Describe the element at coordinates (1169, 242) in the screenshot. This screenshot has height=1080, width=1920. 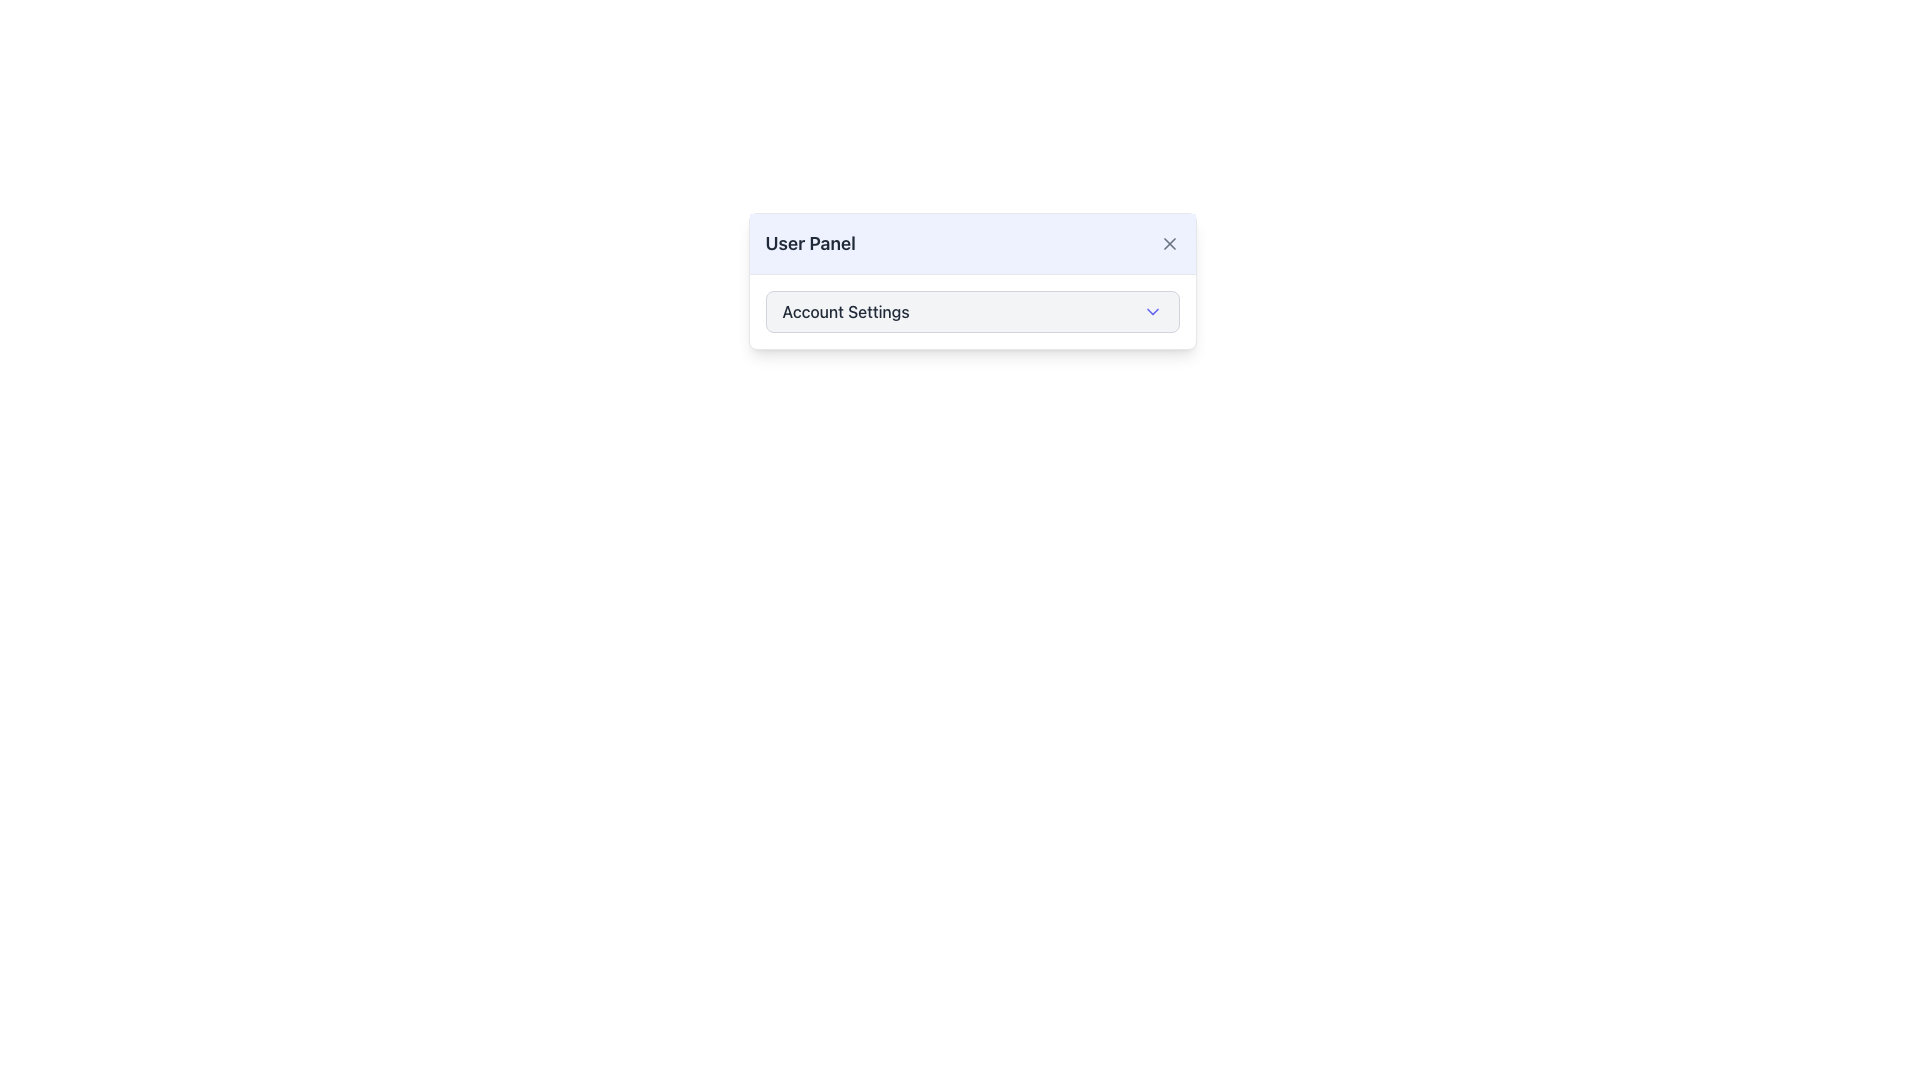
I see `the graphical icon resembling a diagonal cross ('X') located in the top-right corner of the 'User Panel'` at that location.